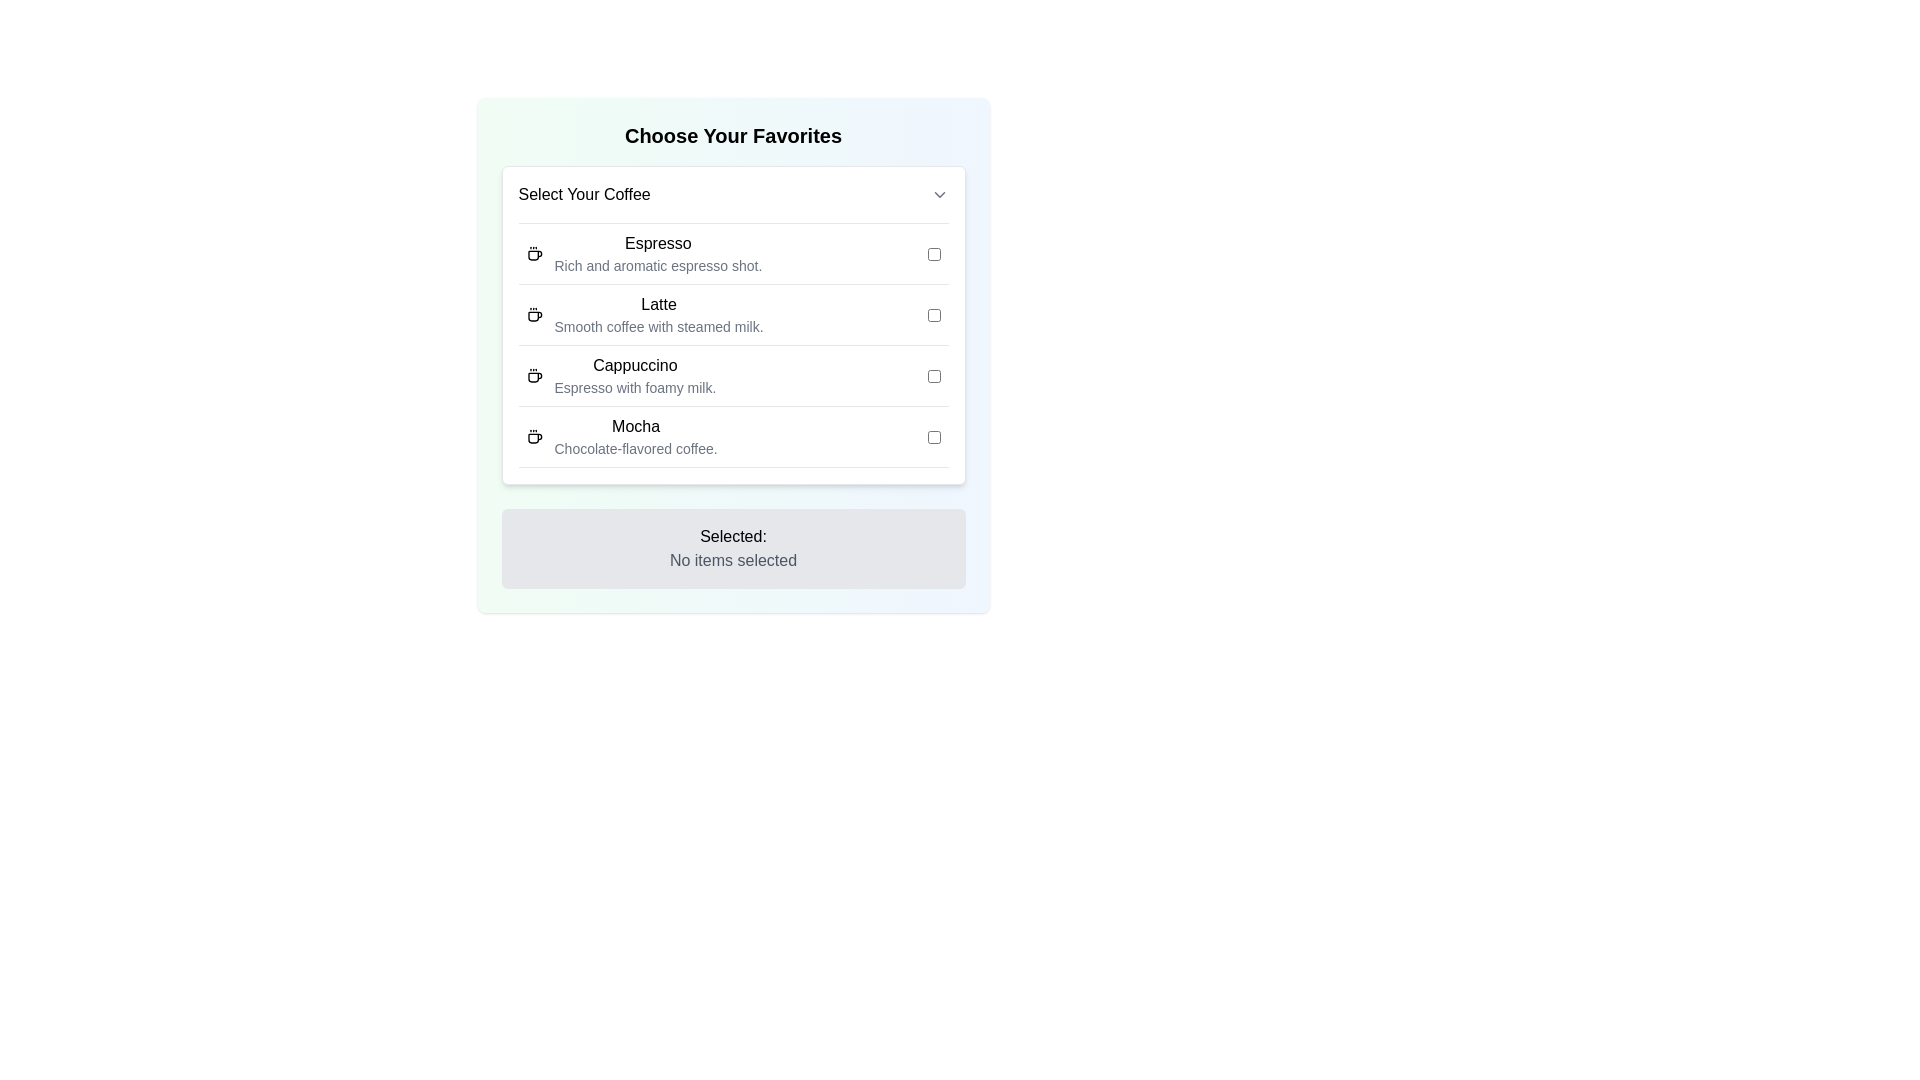 The width and height of the screenshot is (1920, 1080). I want to click on the coffee cup icon next to the text 'Mocha', so click(534, 435).